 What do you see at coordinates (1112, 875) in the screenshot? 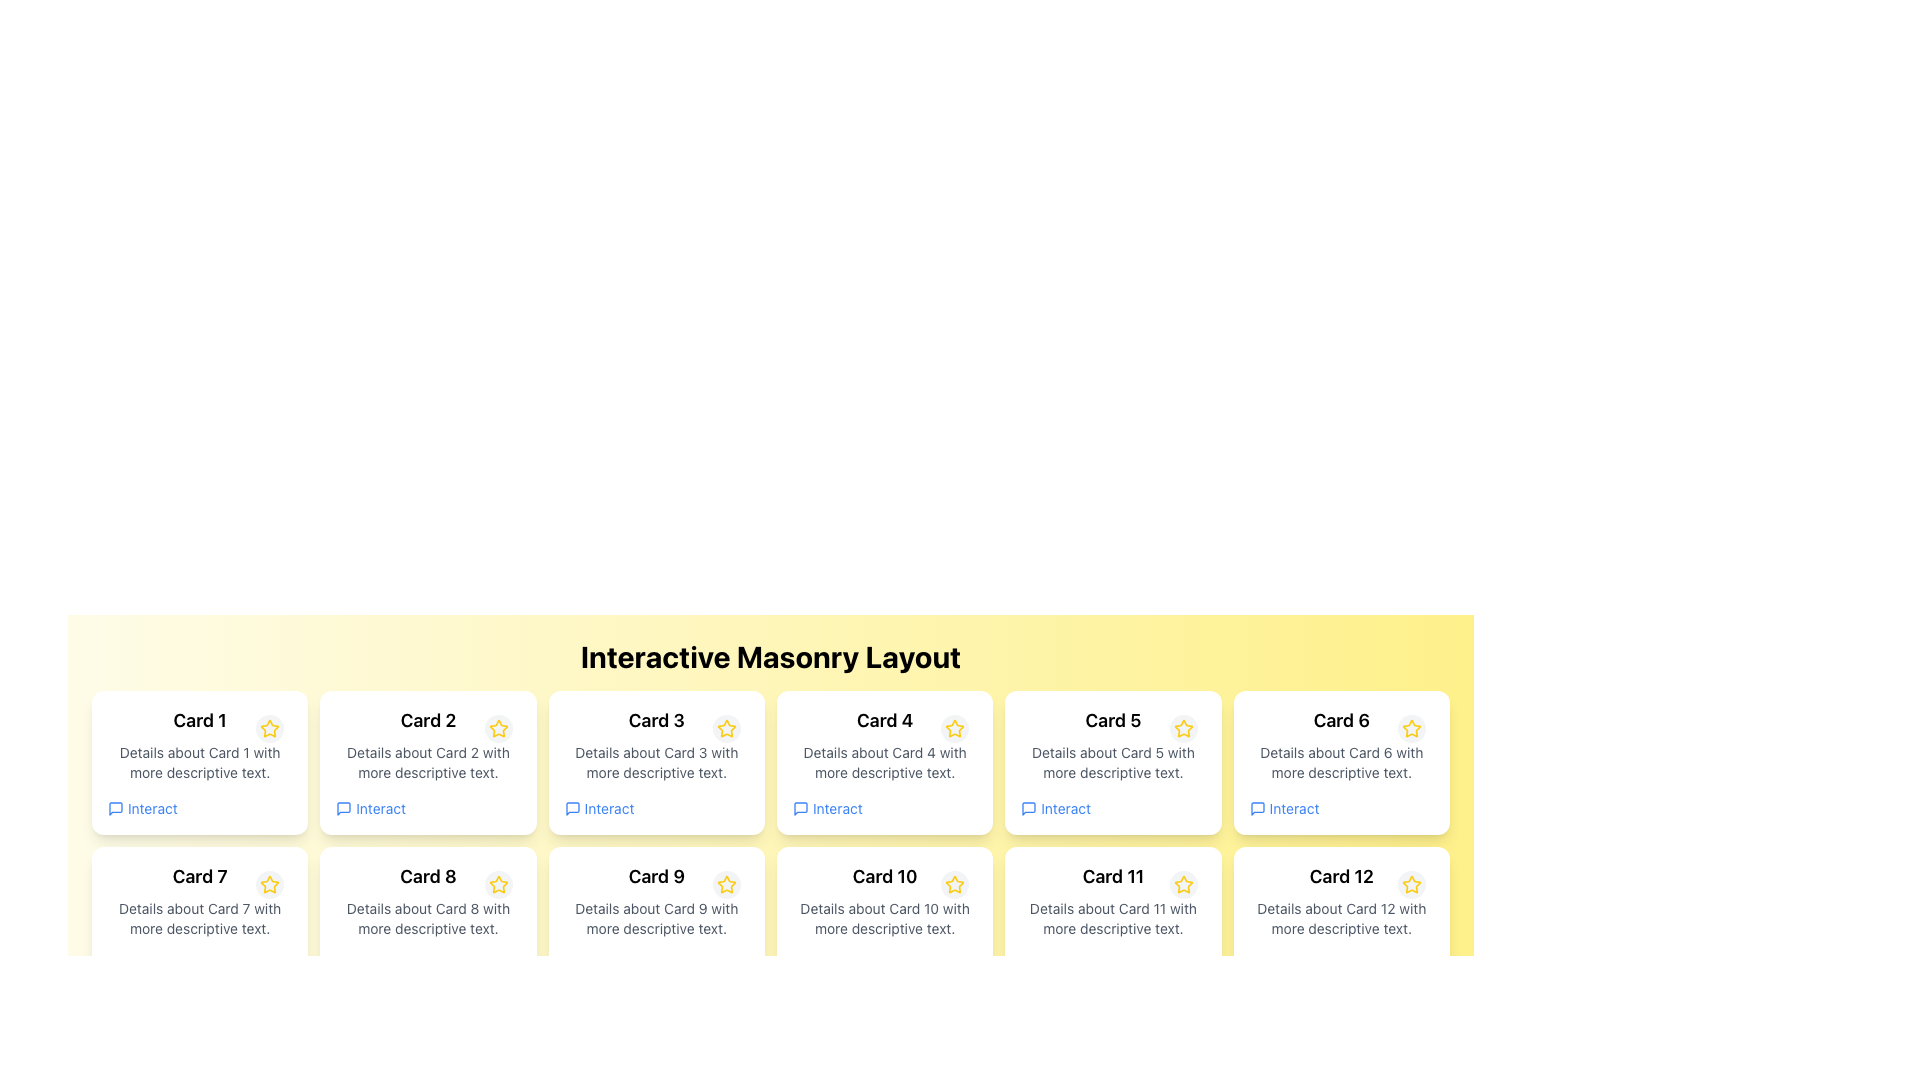
I see `the non-interactive heading label for 'Card 11', which identifies the card's content and is positioned in the third row, third column of the grid layout` at bounding box center [1112, 875].